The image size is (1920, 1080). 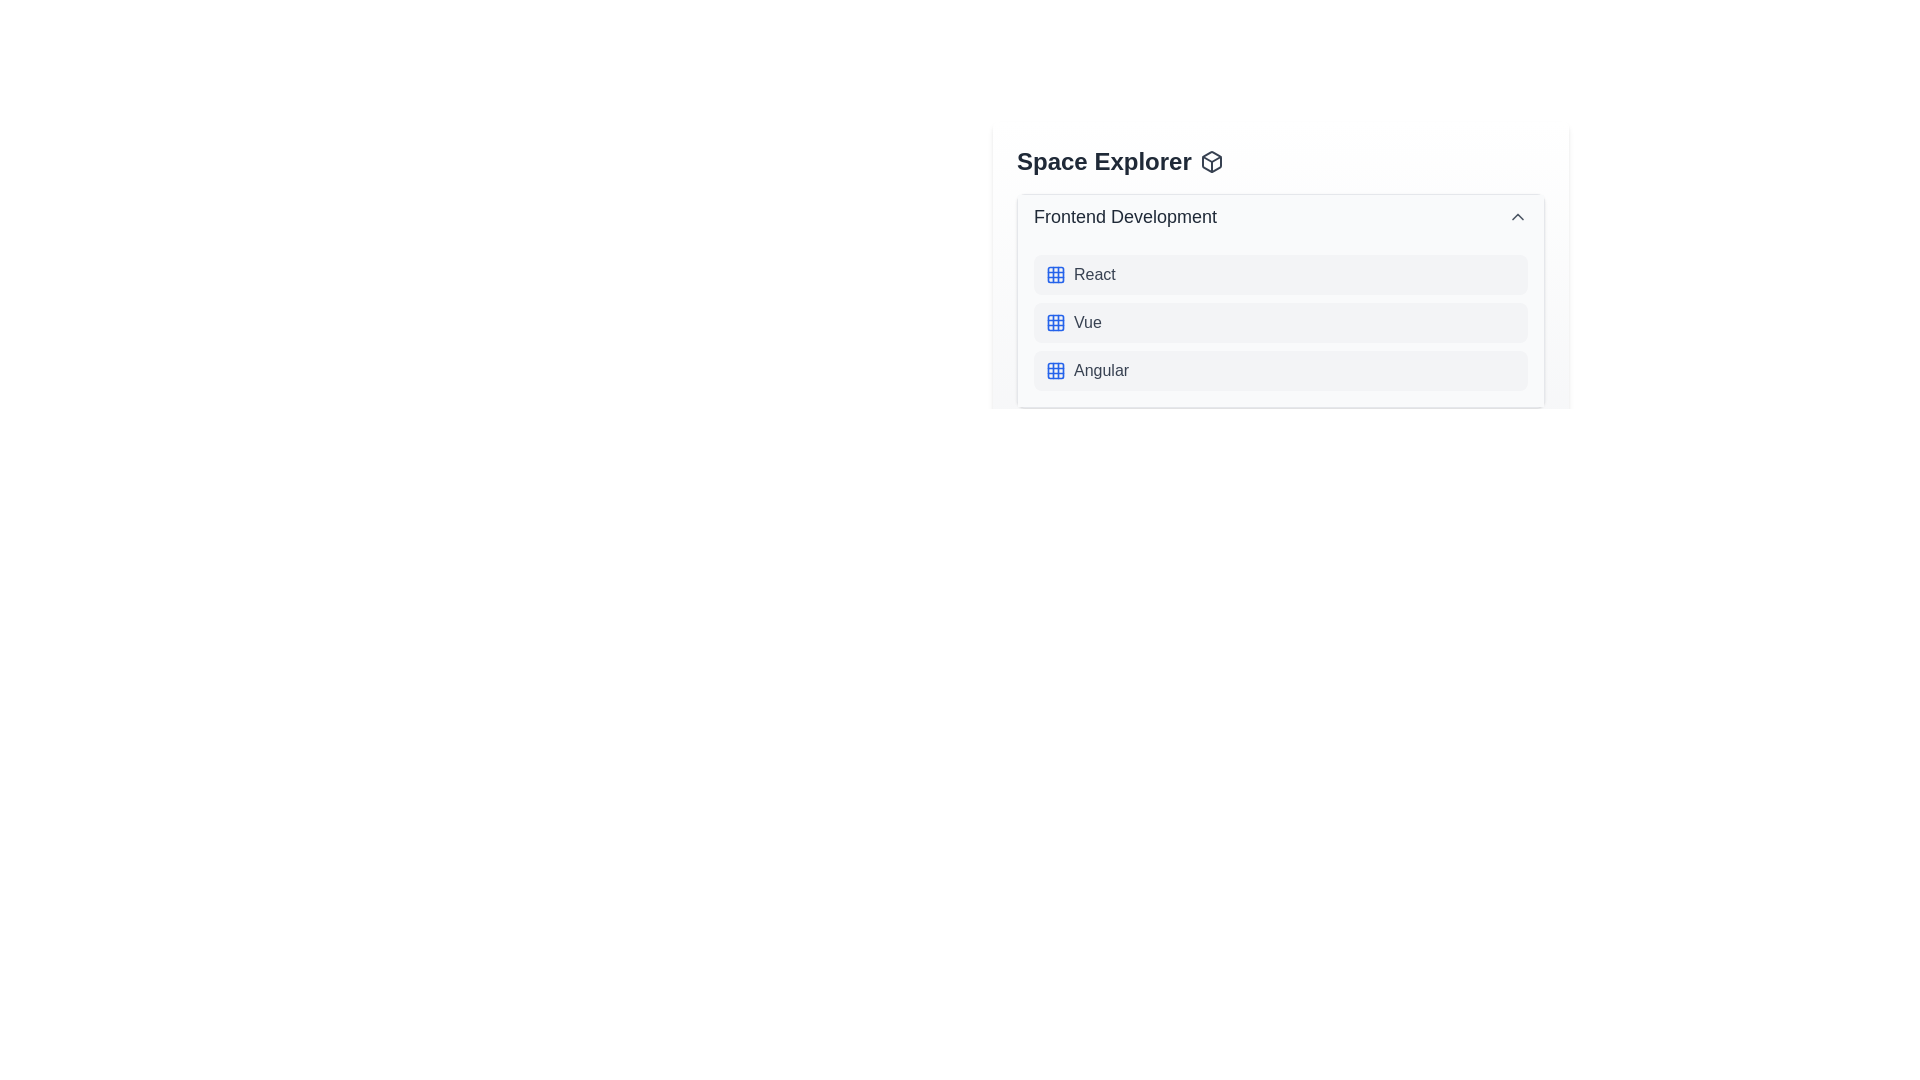 What do you see at coordinates (1210, 161) in the screenshot?
I see `the small, box-shaped dark gray icon with a wireframe design located adjacent to the 'Space Explorer' text header` at bounding box center [1210, 161].